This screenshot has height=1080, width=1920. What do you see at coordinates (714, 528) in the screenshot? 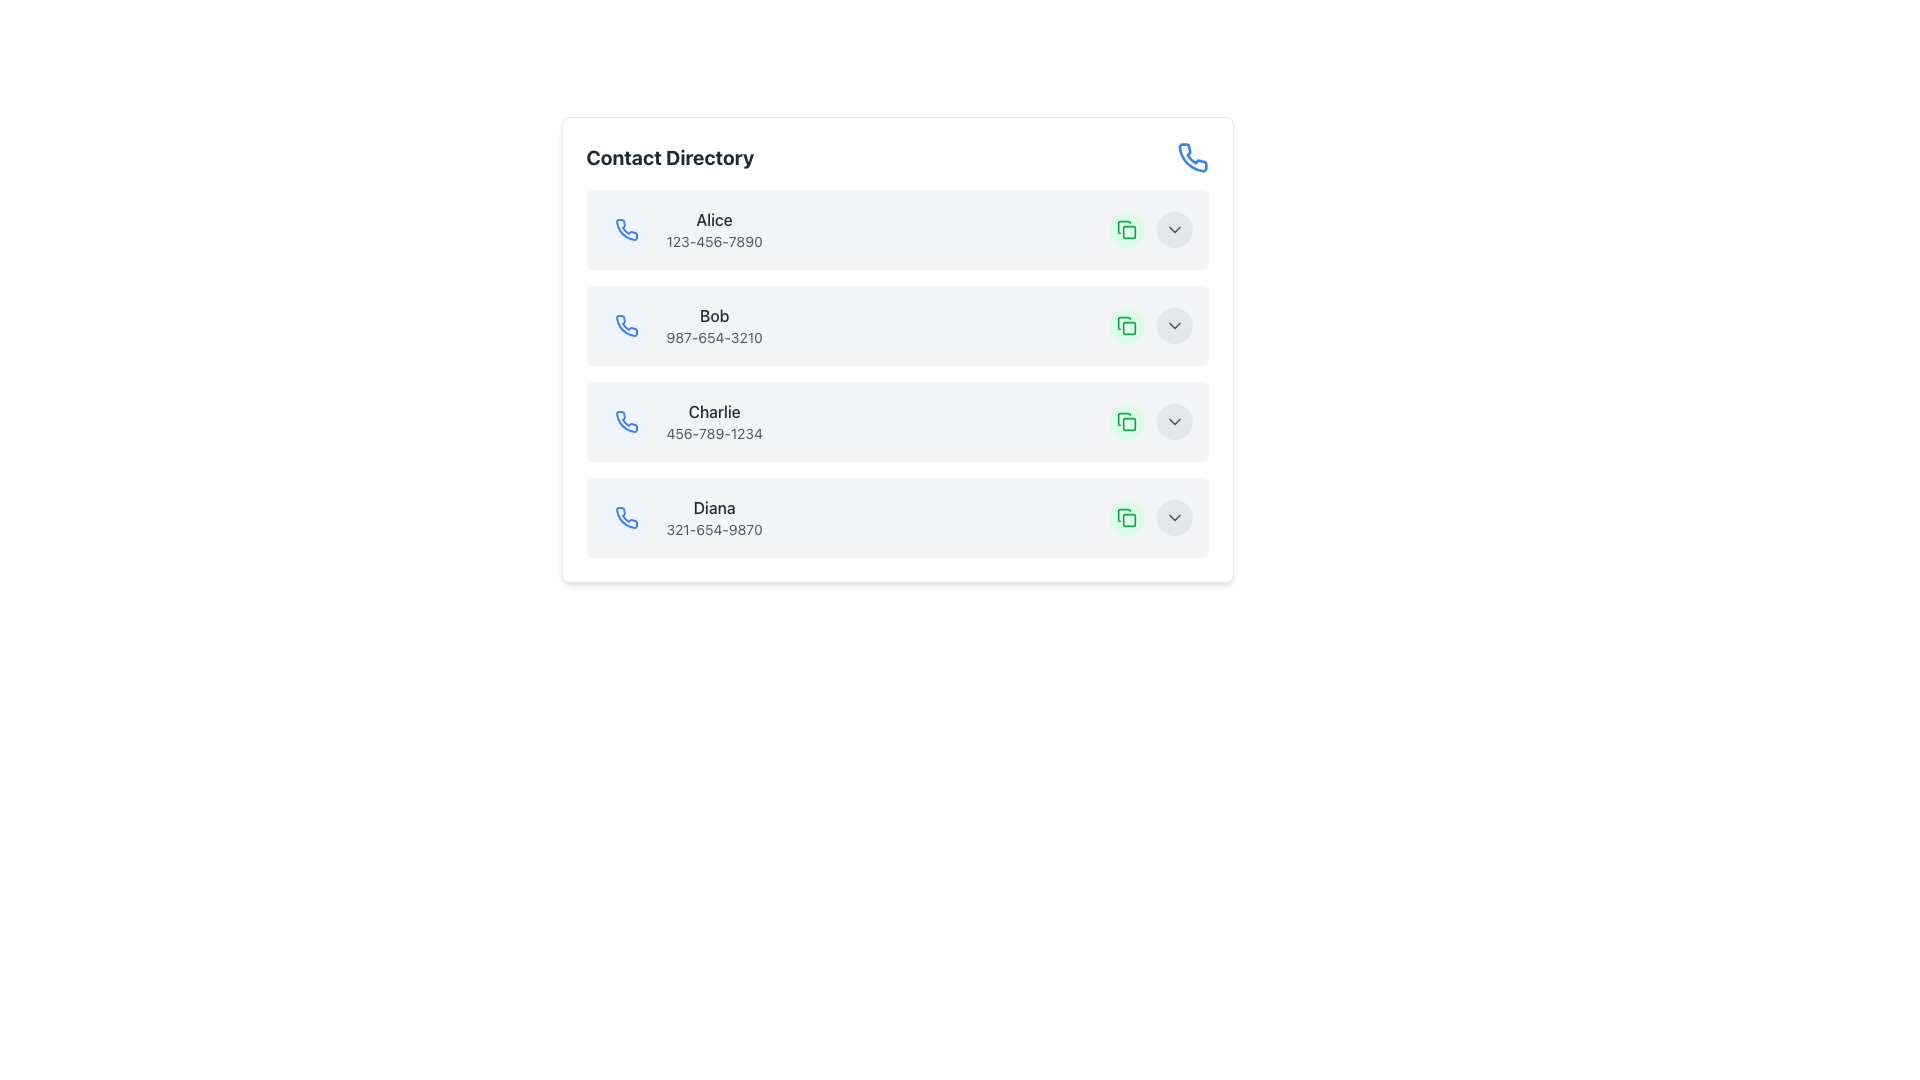
I see `the Static Text displaying the phone number '321-654-9870' located under the name 'Diana' in the fourth entry of the contact list` at bounding box center [714, 528].